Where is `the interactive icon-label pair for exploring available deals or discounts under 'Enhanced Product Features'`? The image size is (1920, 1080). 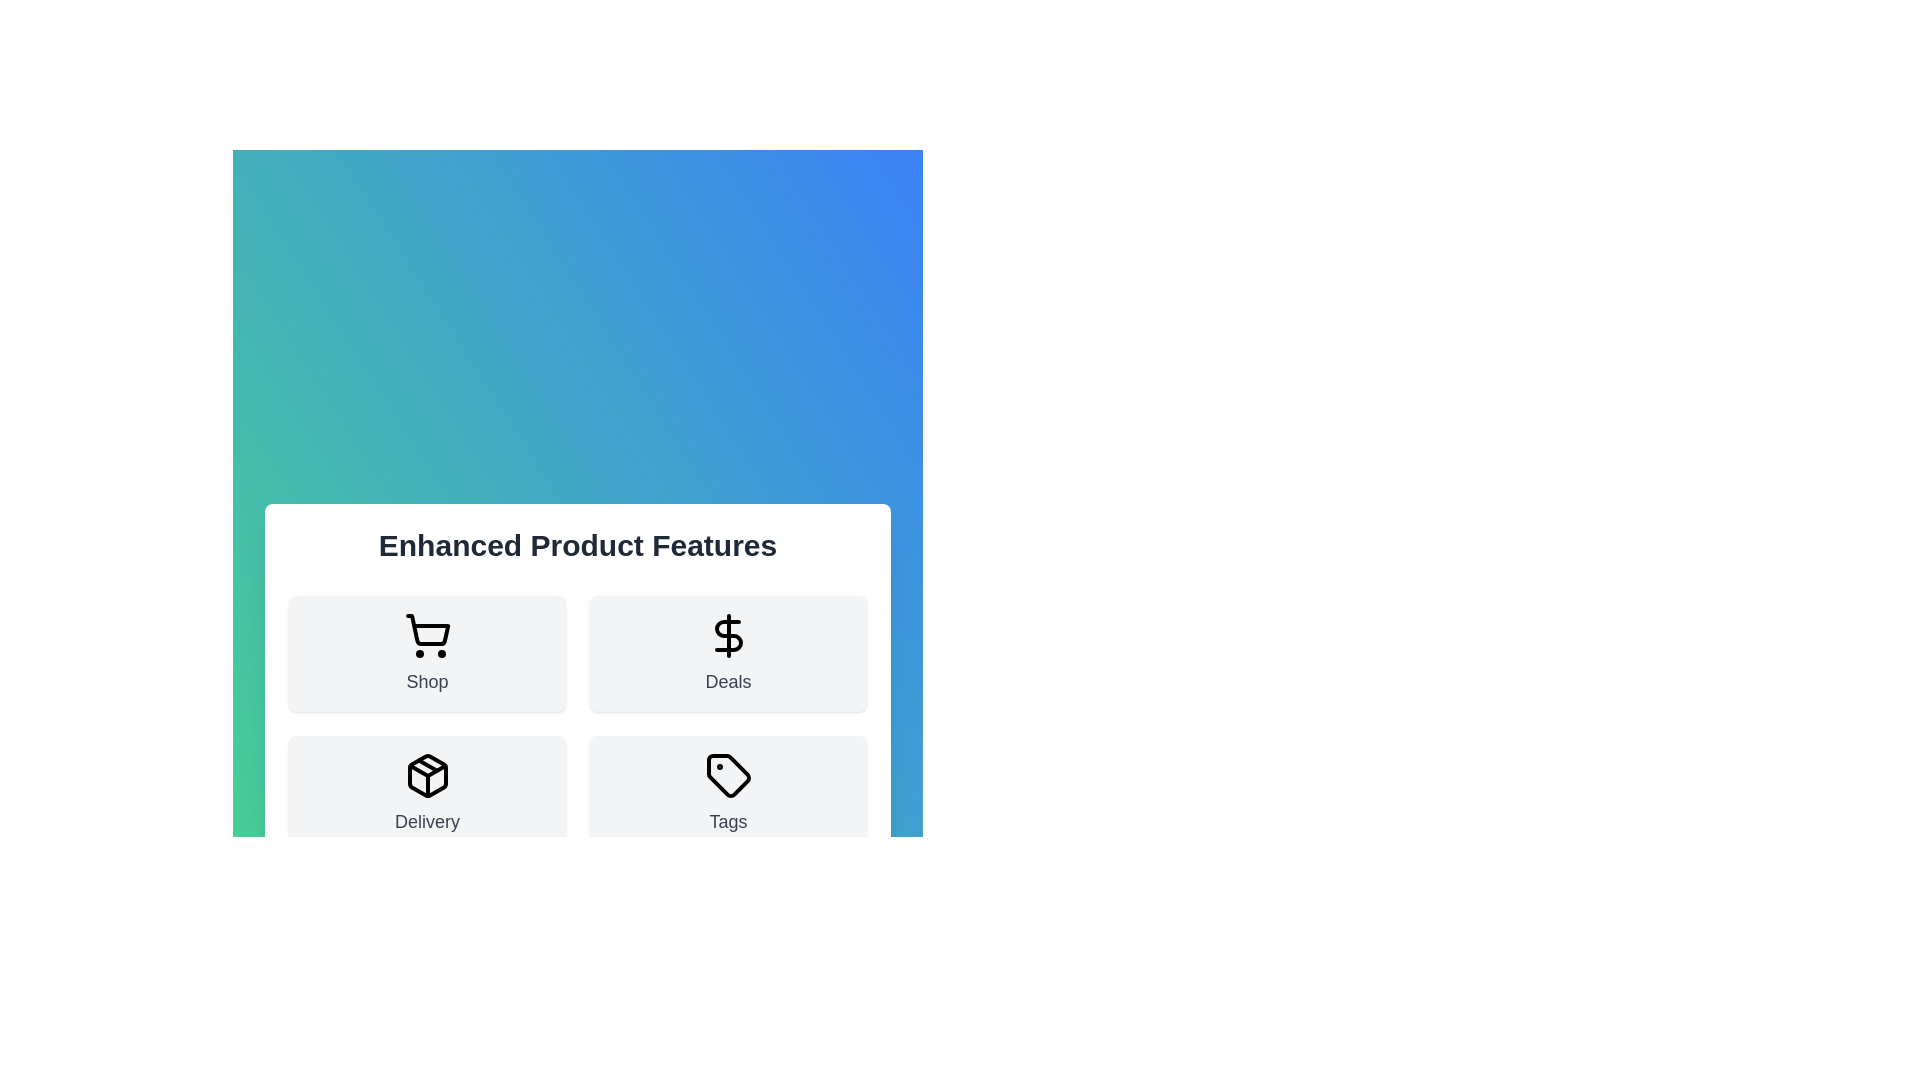 the interactive icon-label pair for exploring available deals or discounts under 'Enhanced Product Features' is located at coordinates (727, 654).